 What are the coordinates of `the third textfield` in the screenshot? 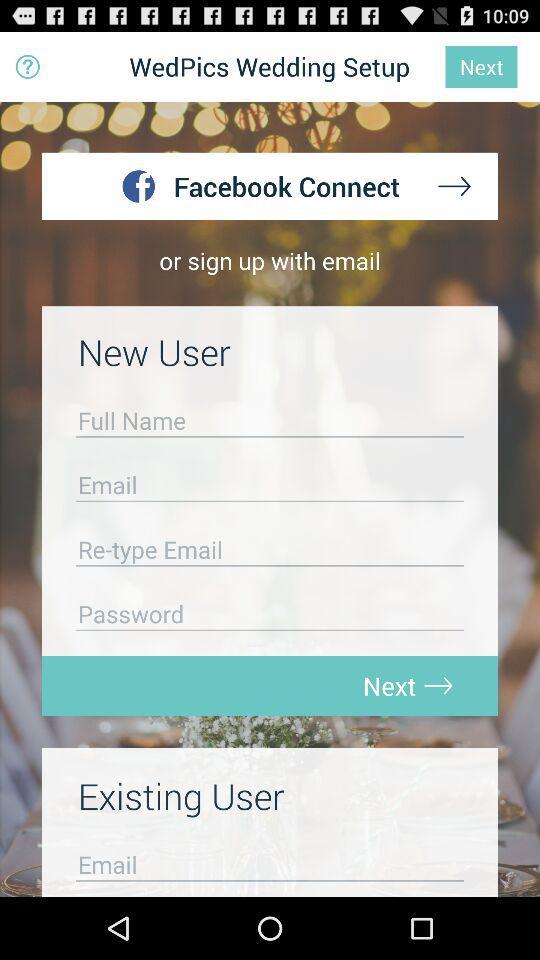 It's located at (270, 554).